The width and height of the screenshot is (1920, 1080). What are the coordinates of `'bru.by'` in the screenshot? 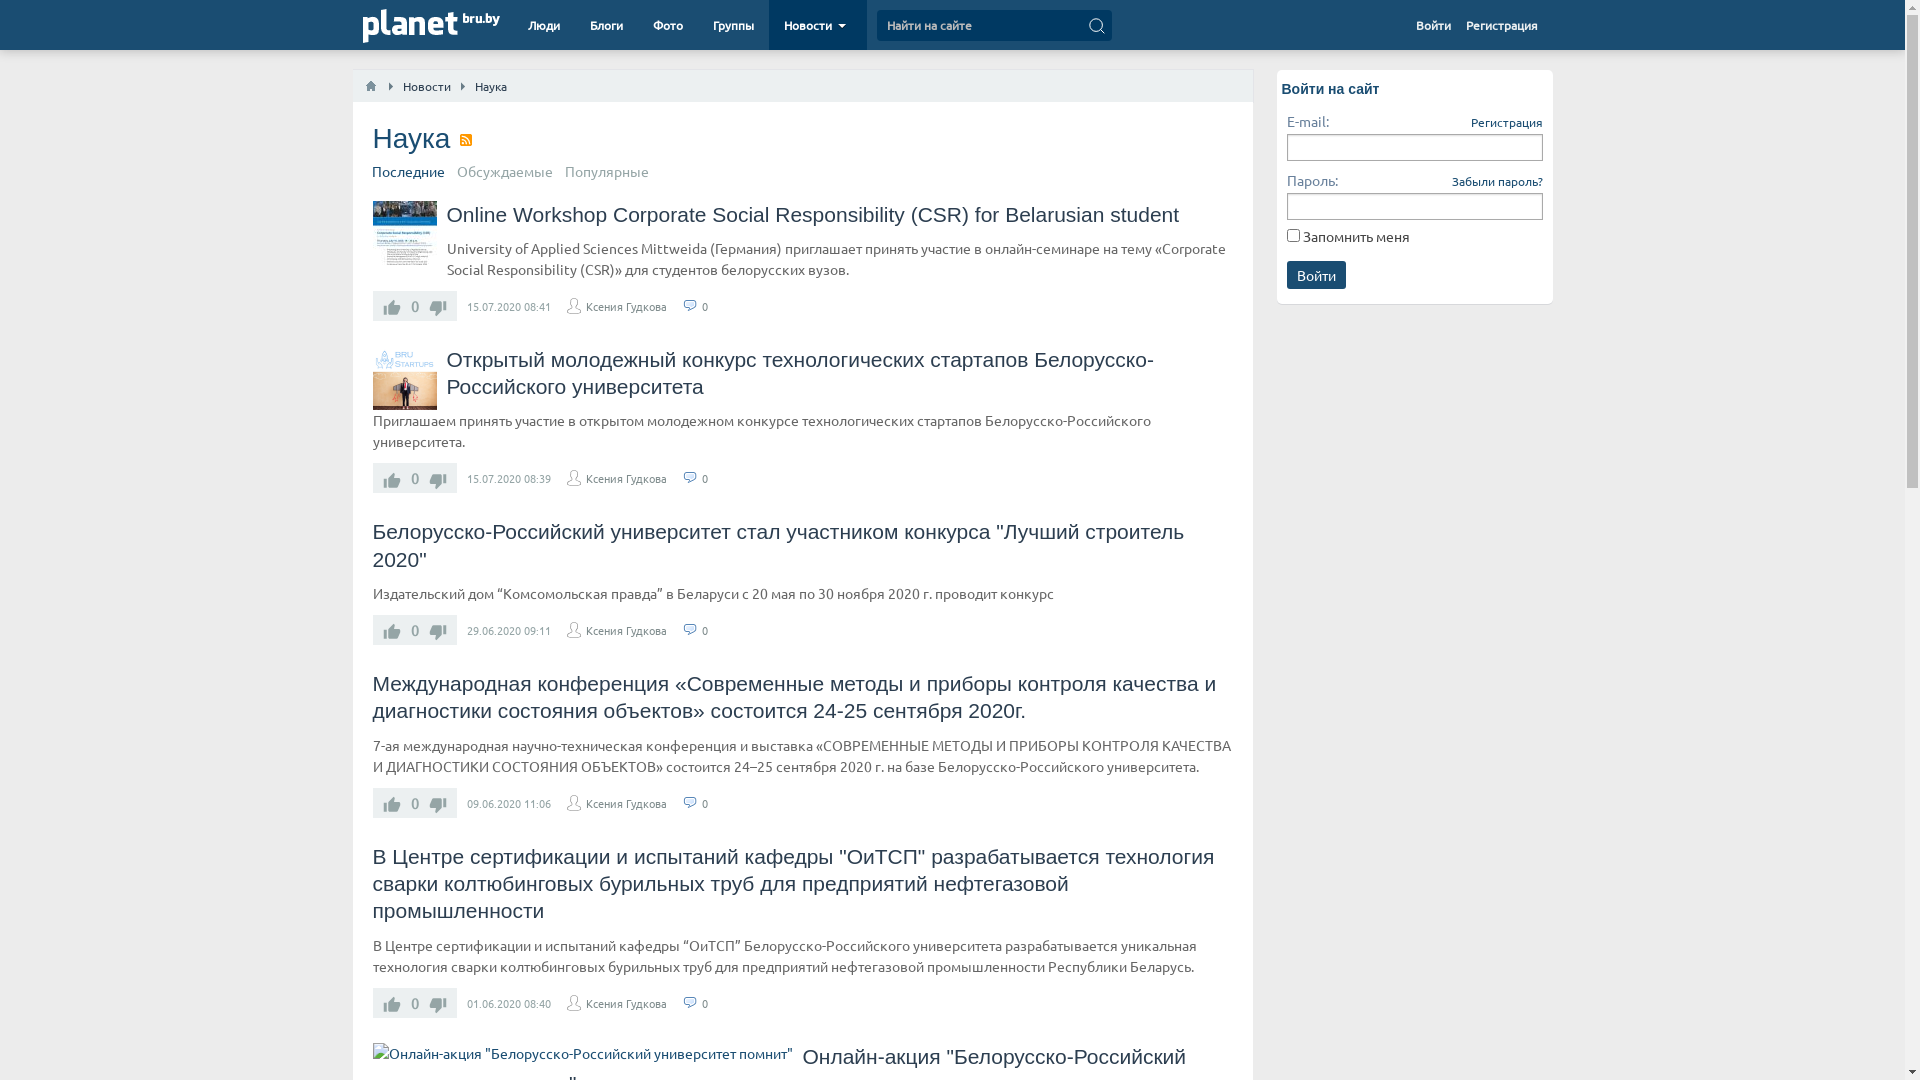 It's located at (480, 19).